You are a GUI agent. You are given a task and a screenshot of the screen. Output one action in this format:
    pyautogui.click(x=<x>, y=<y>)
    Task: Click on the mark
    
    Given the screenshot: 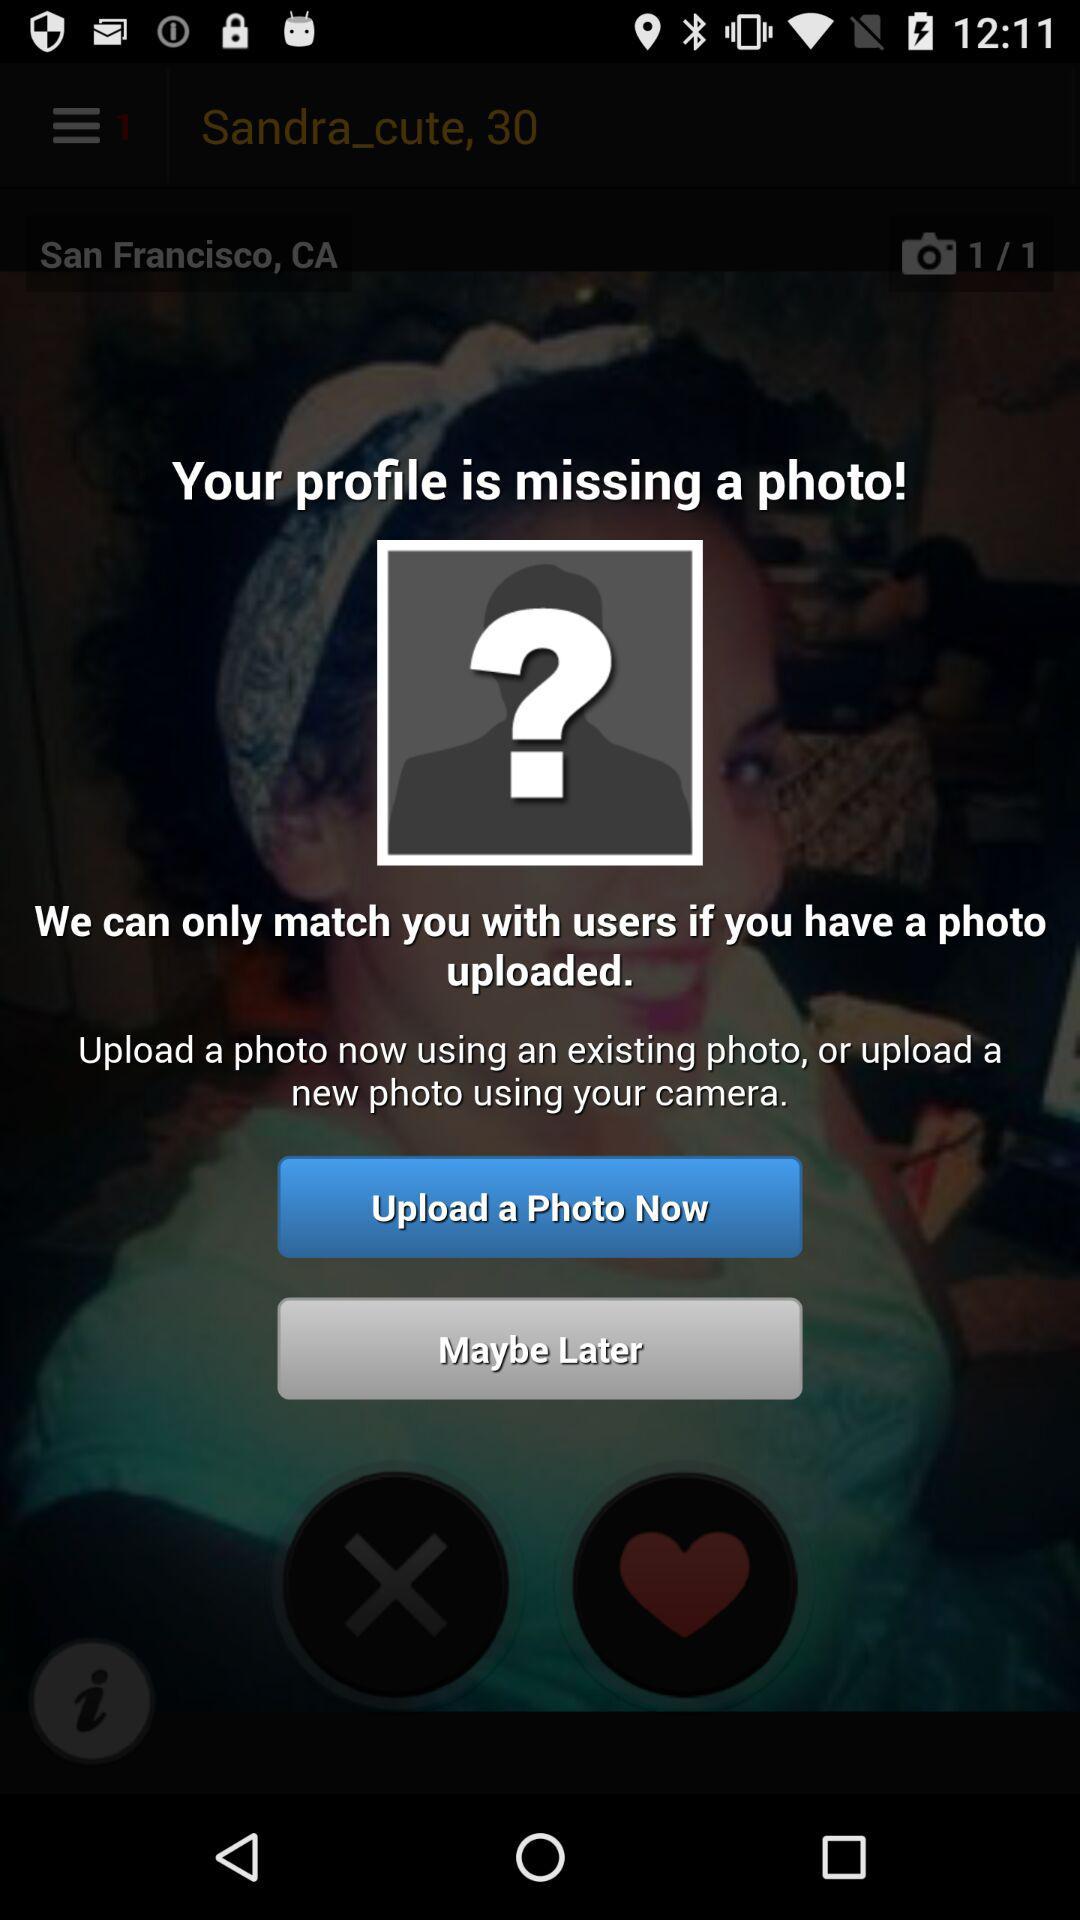 What is the action you would take?
    pyautogui.click(x=91, y=1701)
    